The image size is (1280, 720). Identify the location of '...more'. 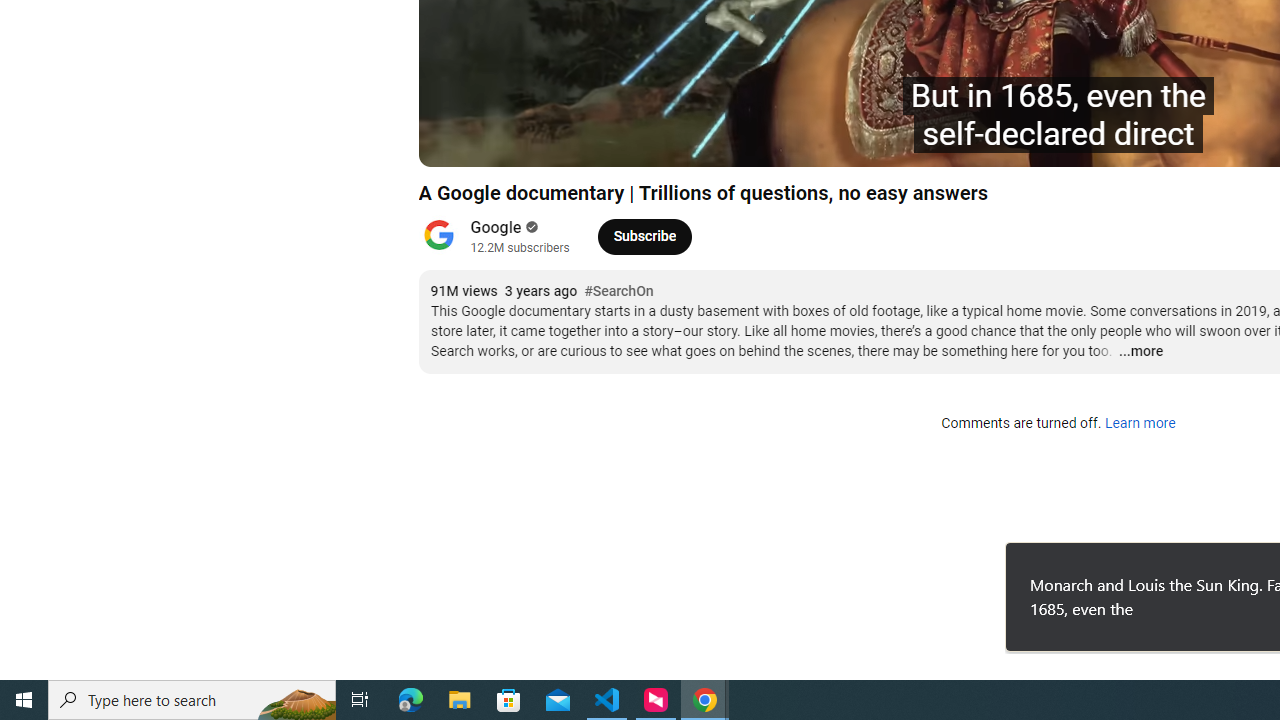
(1140, 351).